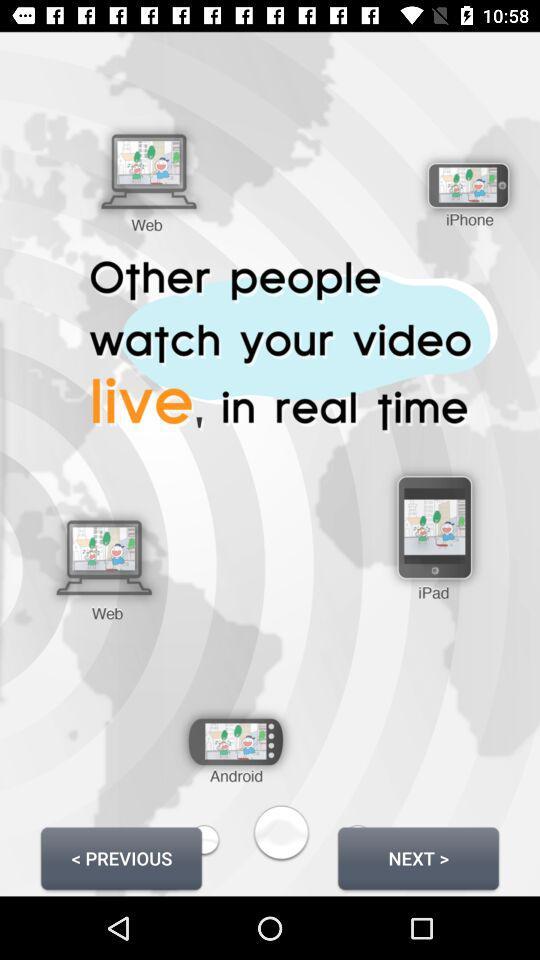 The image size is (540, 960). What do you see at coordinates (417, 857) in the screenshot?
I see `next > button` at bounding box center [417, 857].